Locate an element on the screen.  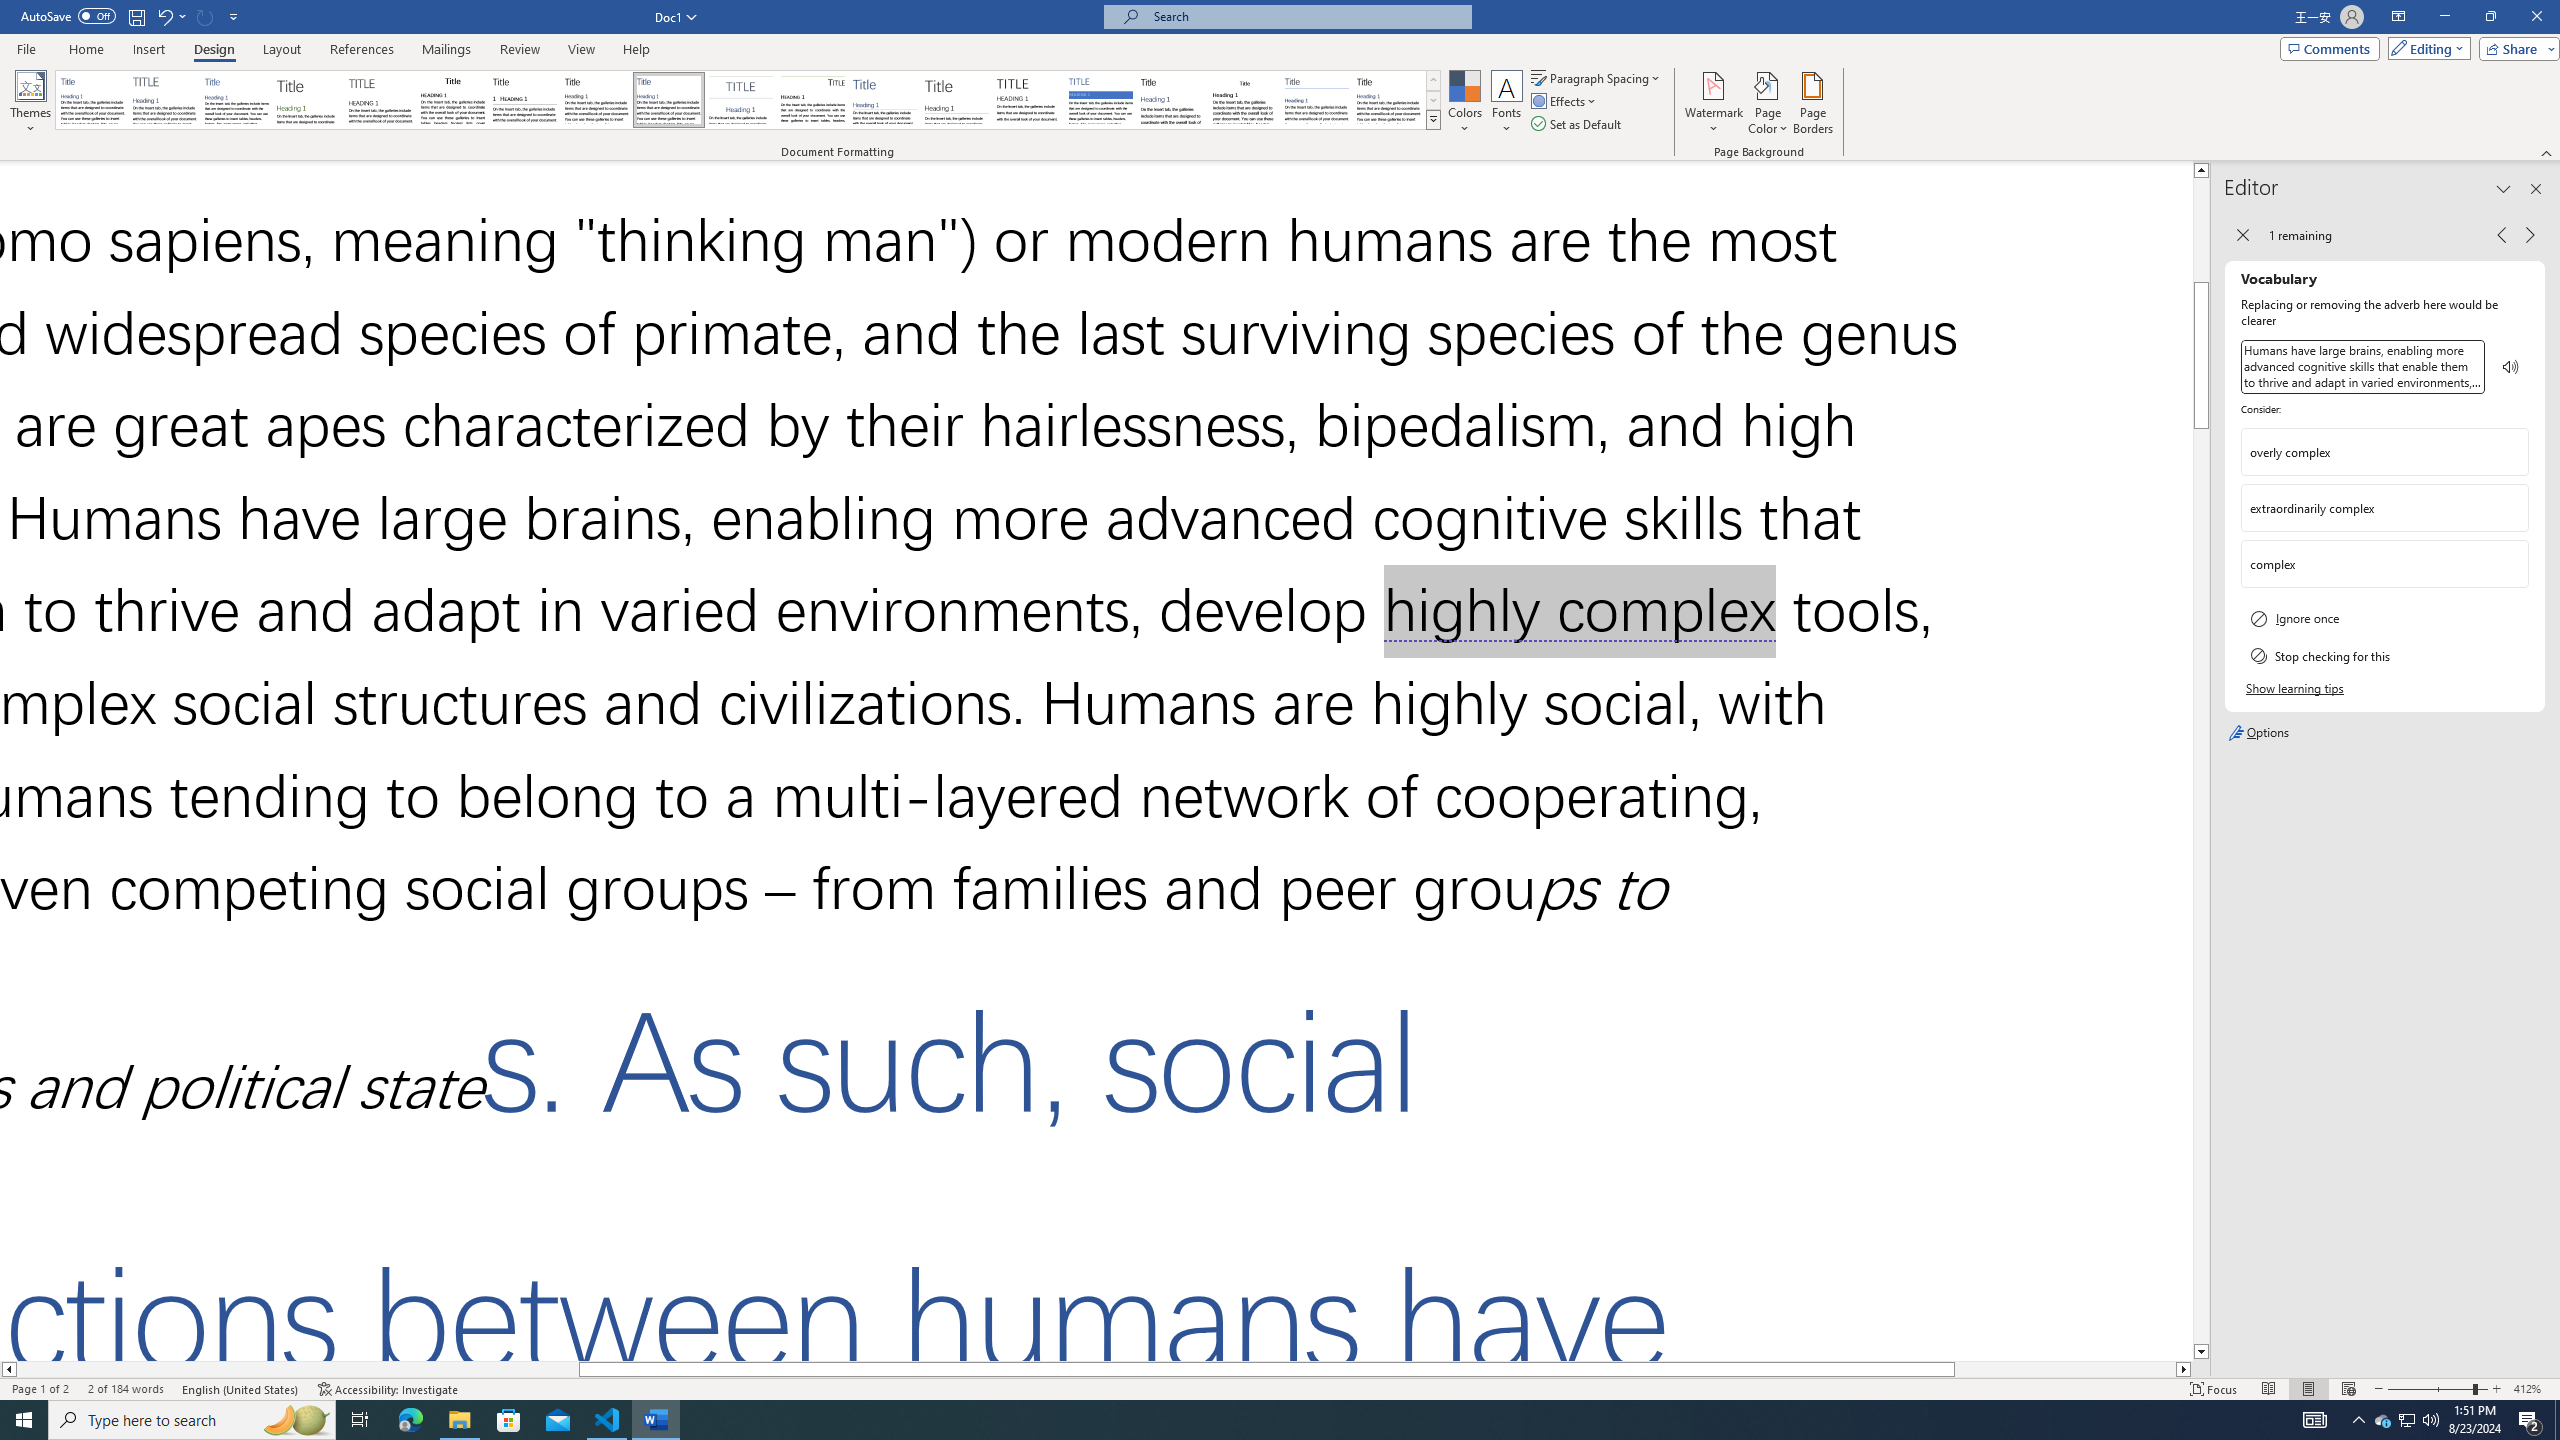
'extraordinarily complex' is located at coordinates (2384, 506).